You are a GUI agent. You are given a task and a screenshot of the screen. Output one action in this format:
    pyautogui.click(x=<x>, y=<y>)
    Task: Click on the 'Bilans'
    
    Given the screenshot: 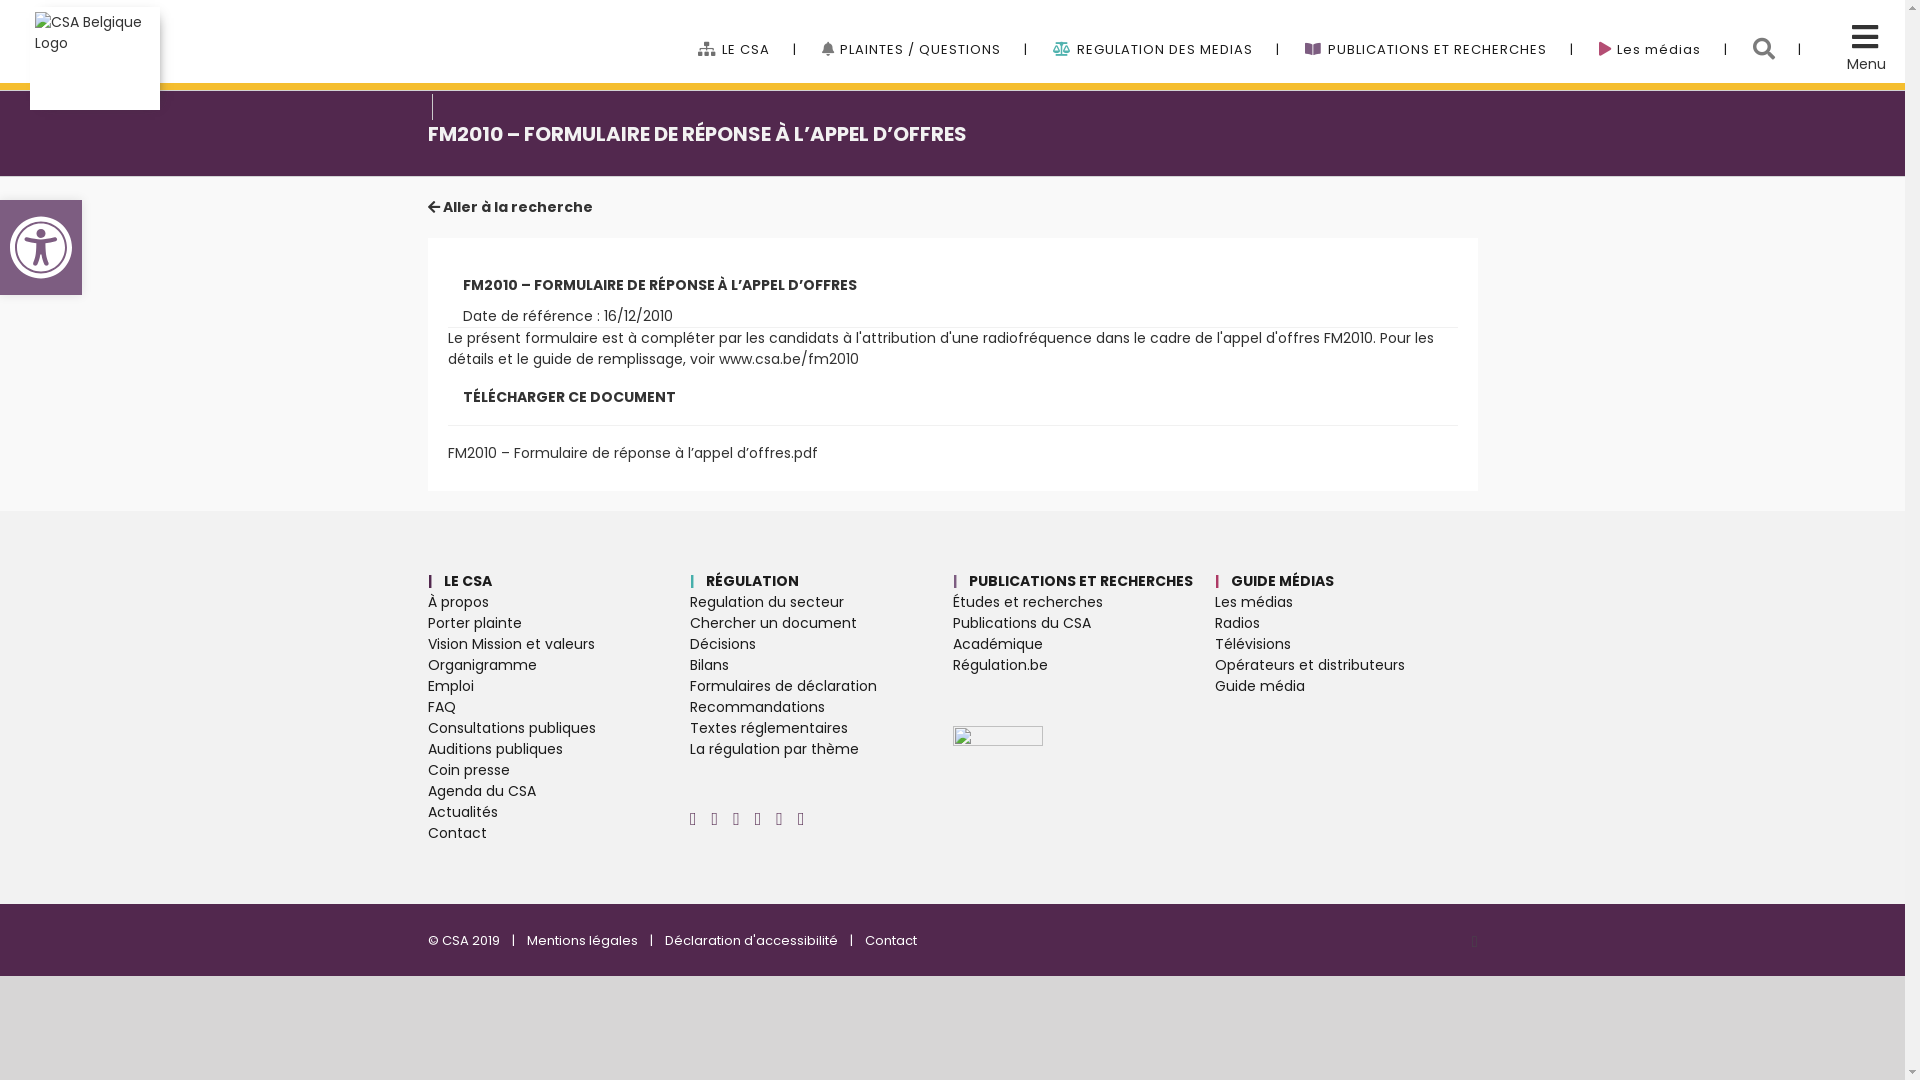 What is the action you would take?
    pyautogui.click(x=690, y=665)
    